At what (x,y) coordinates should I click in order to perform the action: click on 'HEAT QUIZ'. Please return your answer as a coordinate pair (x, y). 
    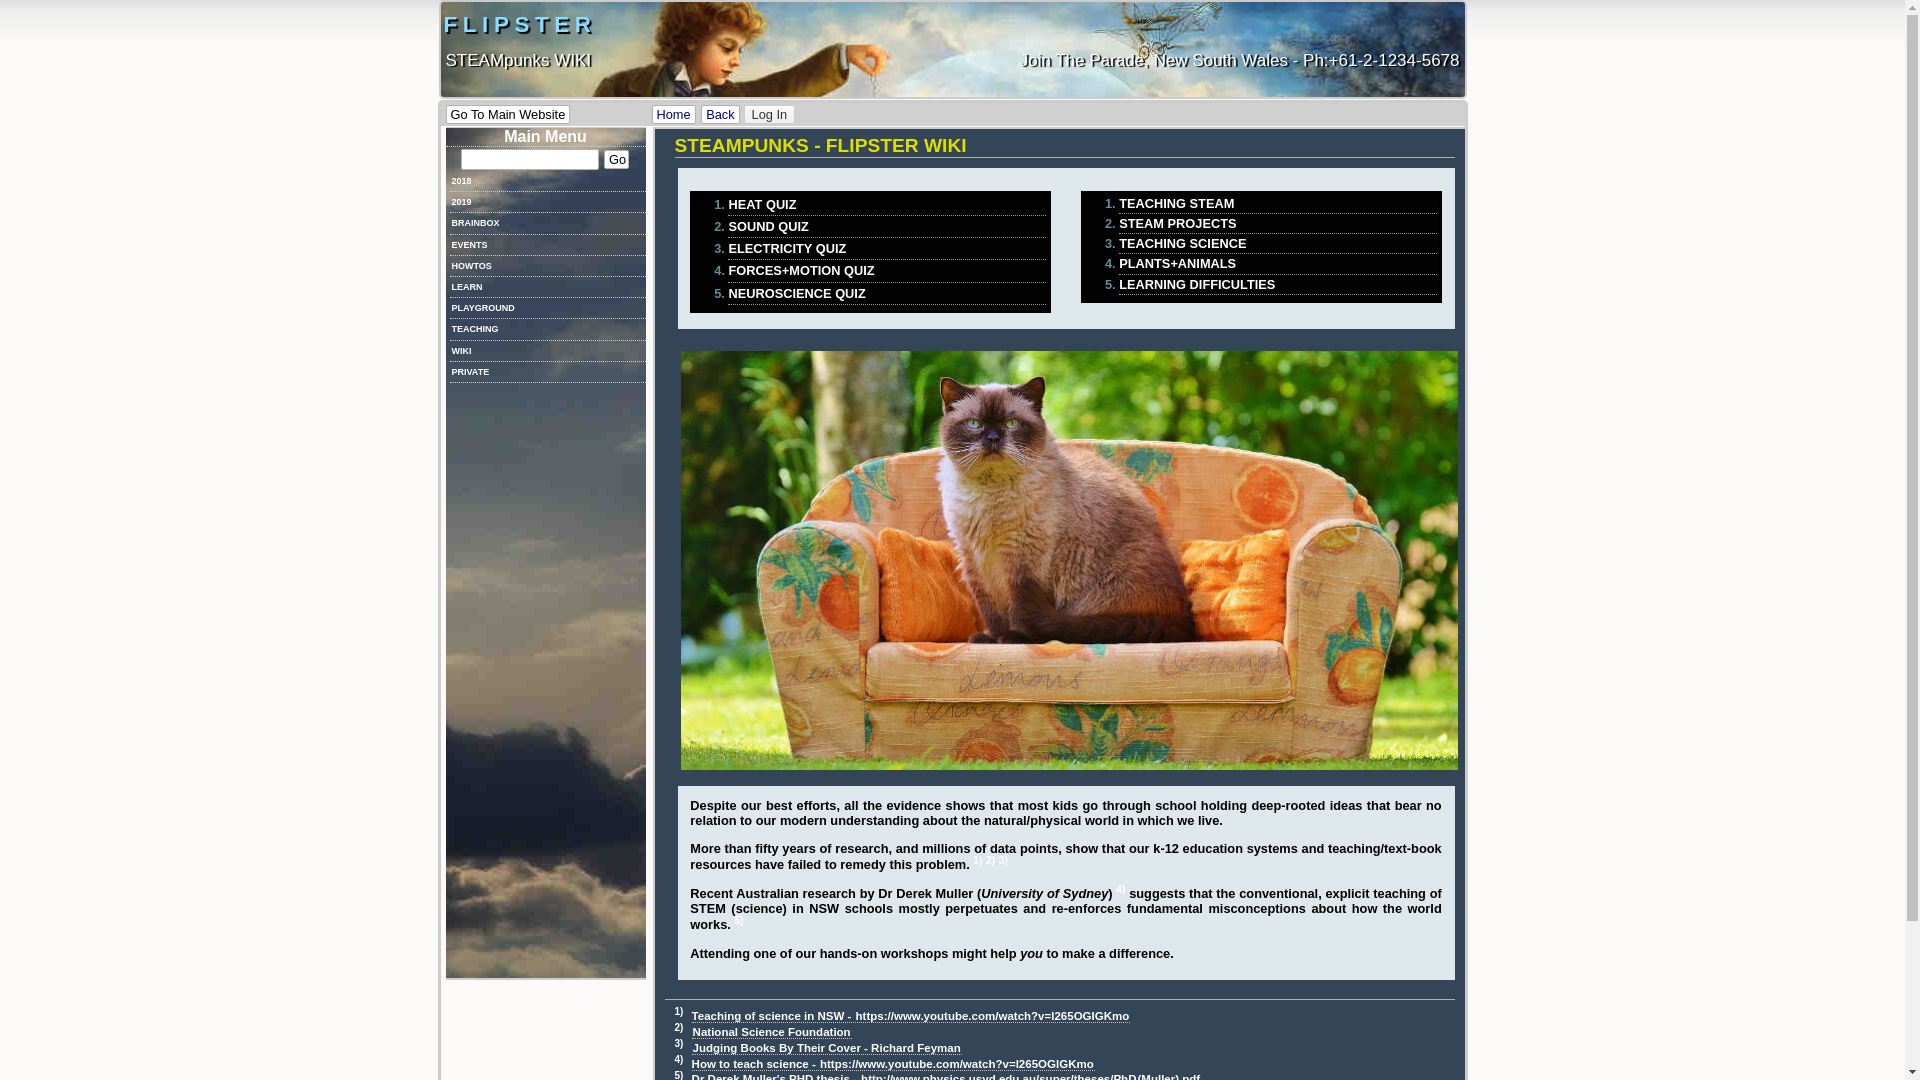
    Looking at the image, I should click on (885, 204).